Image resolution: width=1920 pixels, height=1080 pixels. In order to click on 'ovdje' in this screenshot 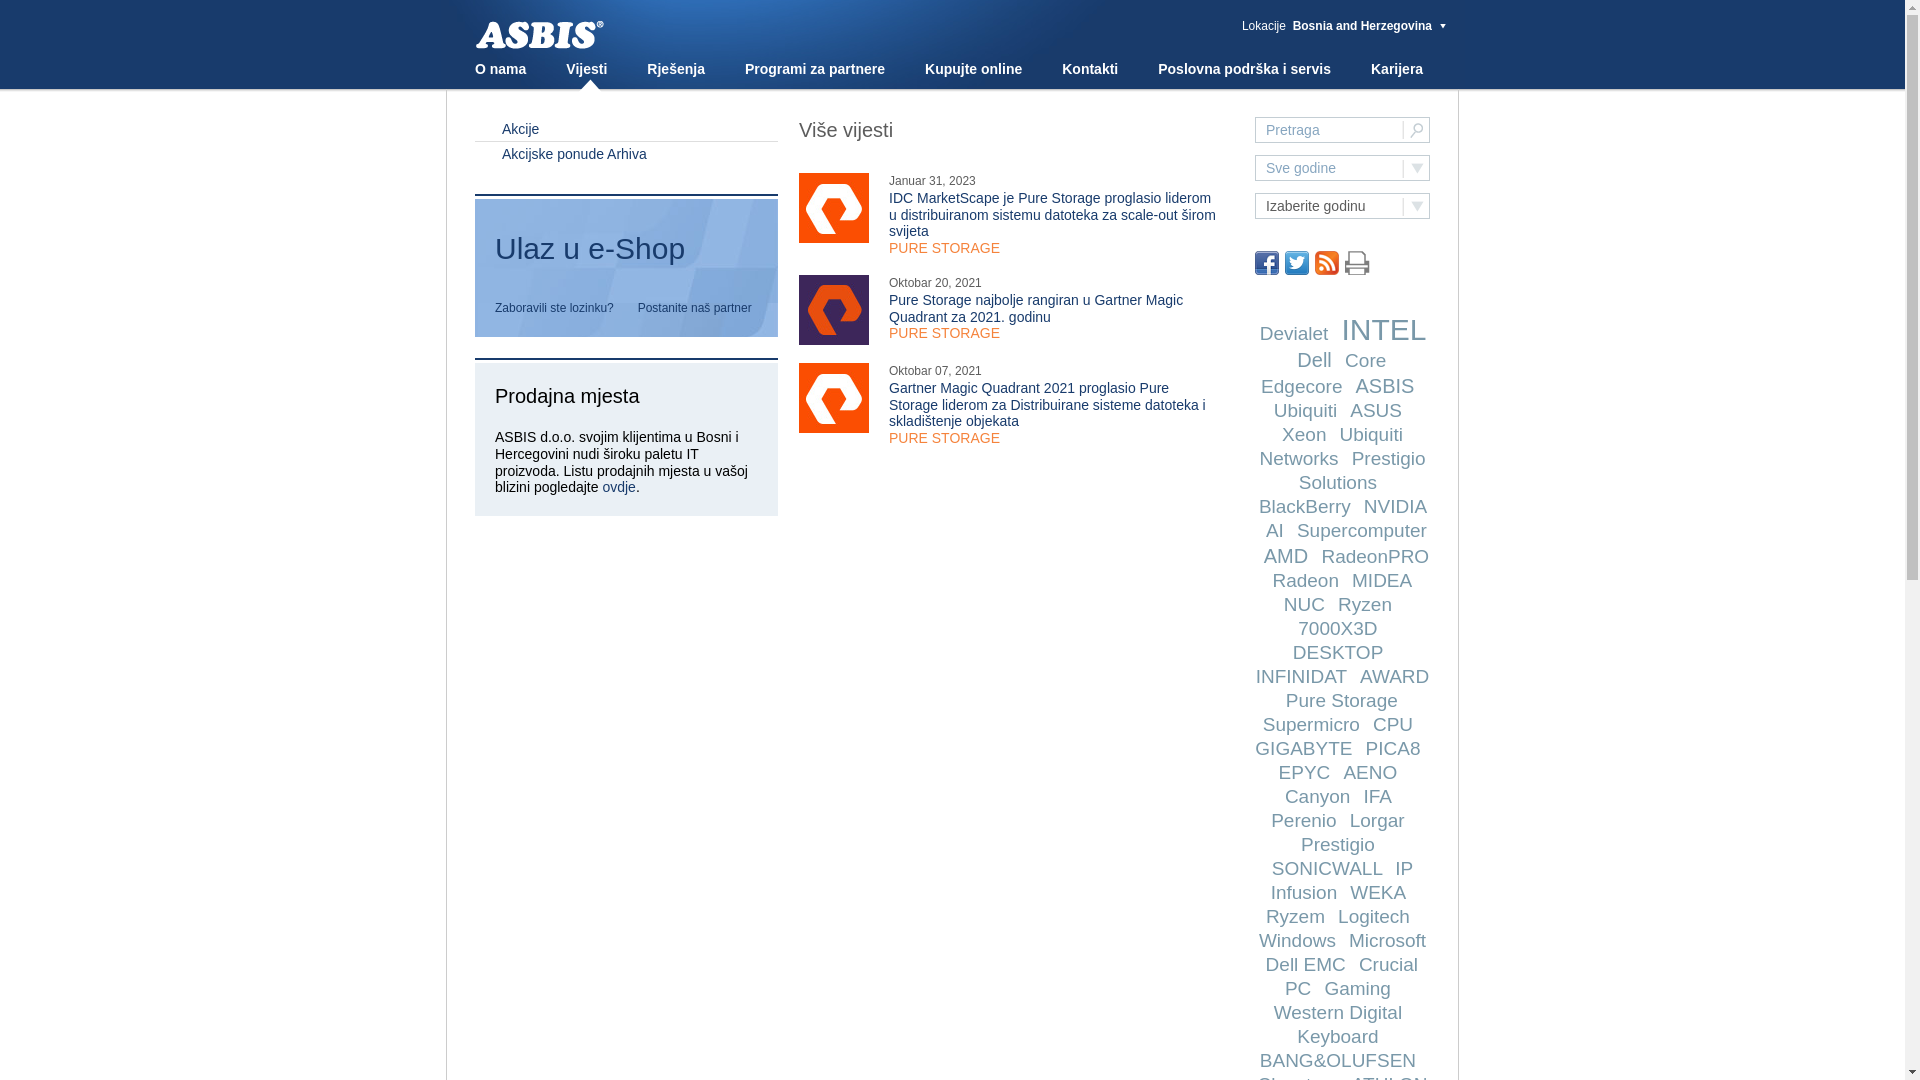, I will do `click(617, 486)`.